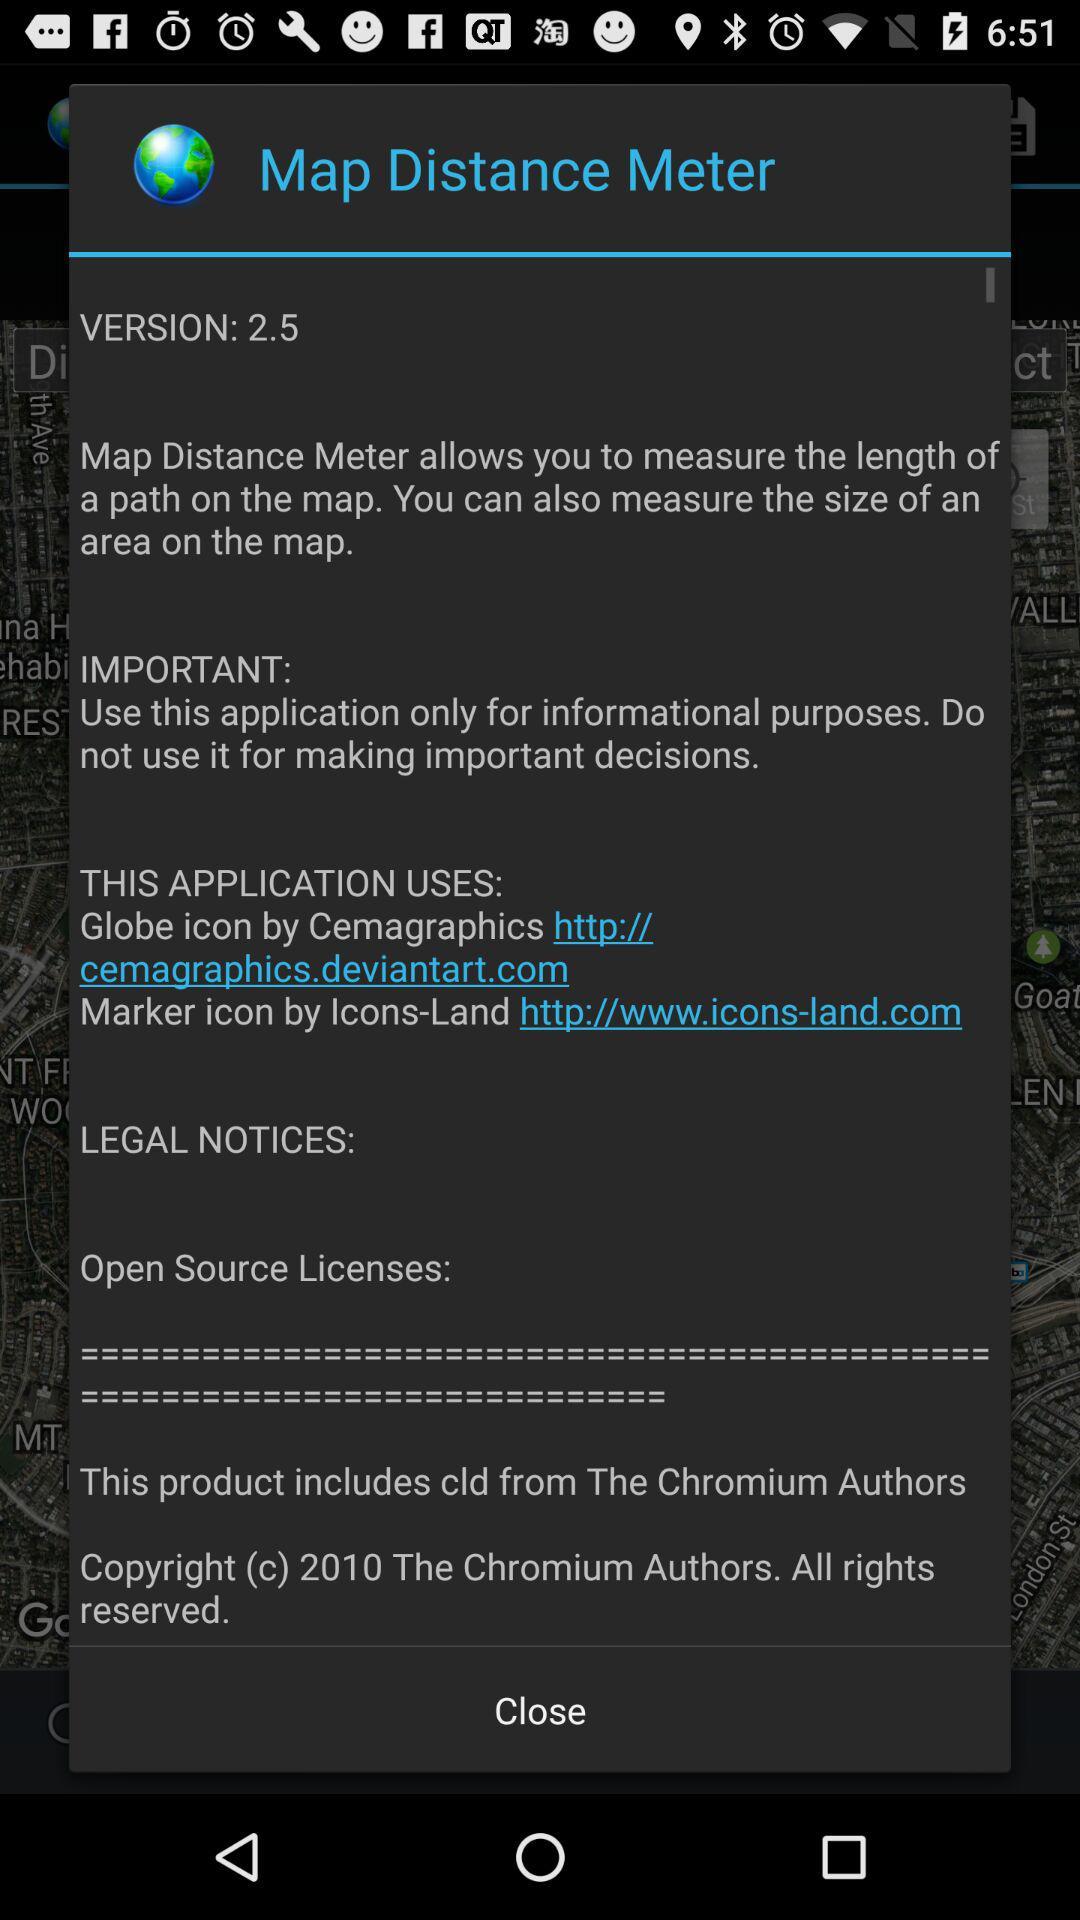 Image resolution: width=1080 pixels, height=1920 pixels. What do you see at coordinates (541, 951) in the screenshot?
I see `the app at the center` at bounding box center [541, 951].